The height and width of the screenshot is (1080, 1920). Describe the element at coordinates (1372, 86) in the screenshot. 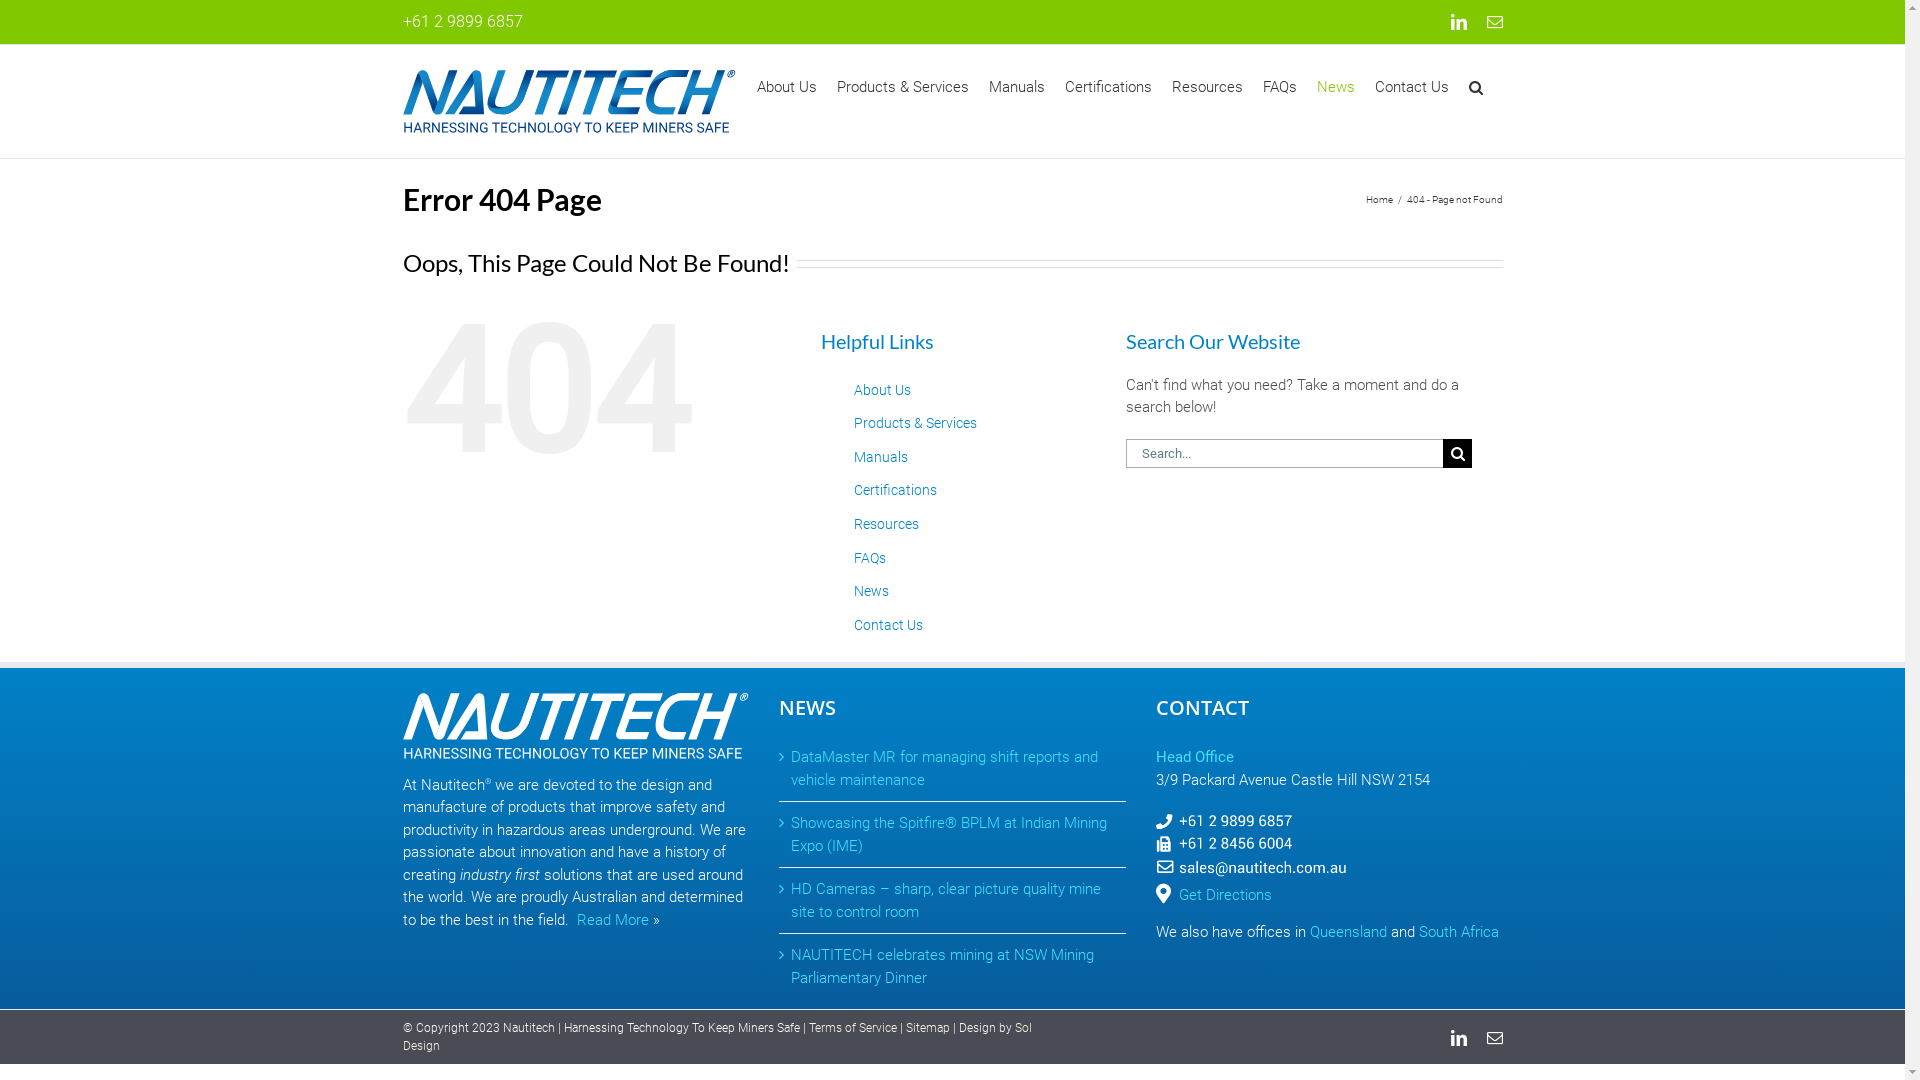

I see `'Contact Us'` at that location.